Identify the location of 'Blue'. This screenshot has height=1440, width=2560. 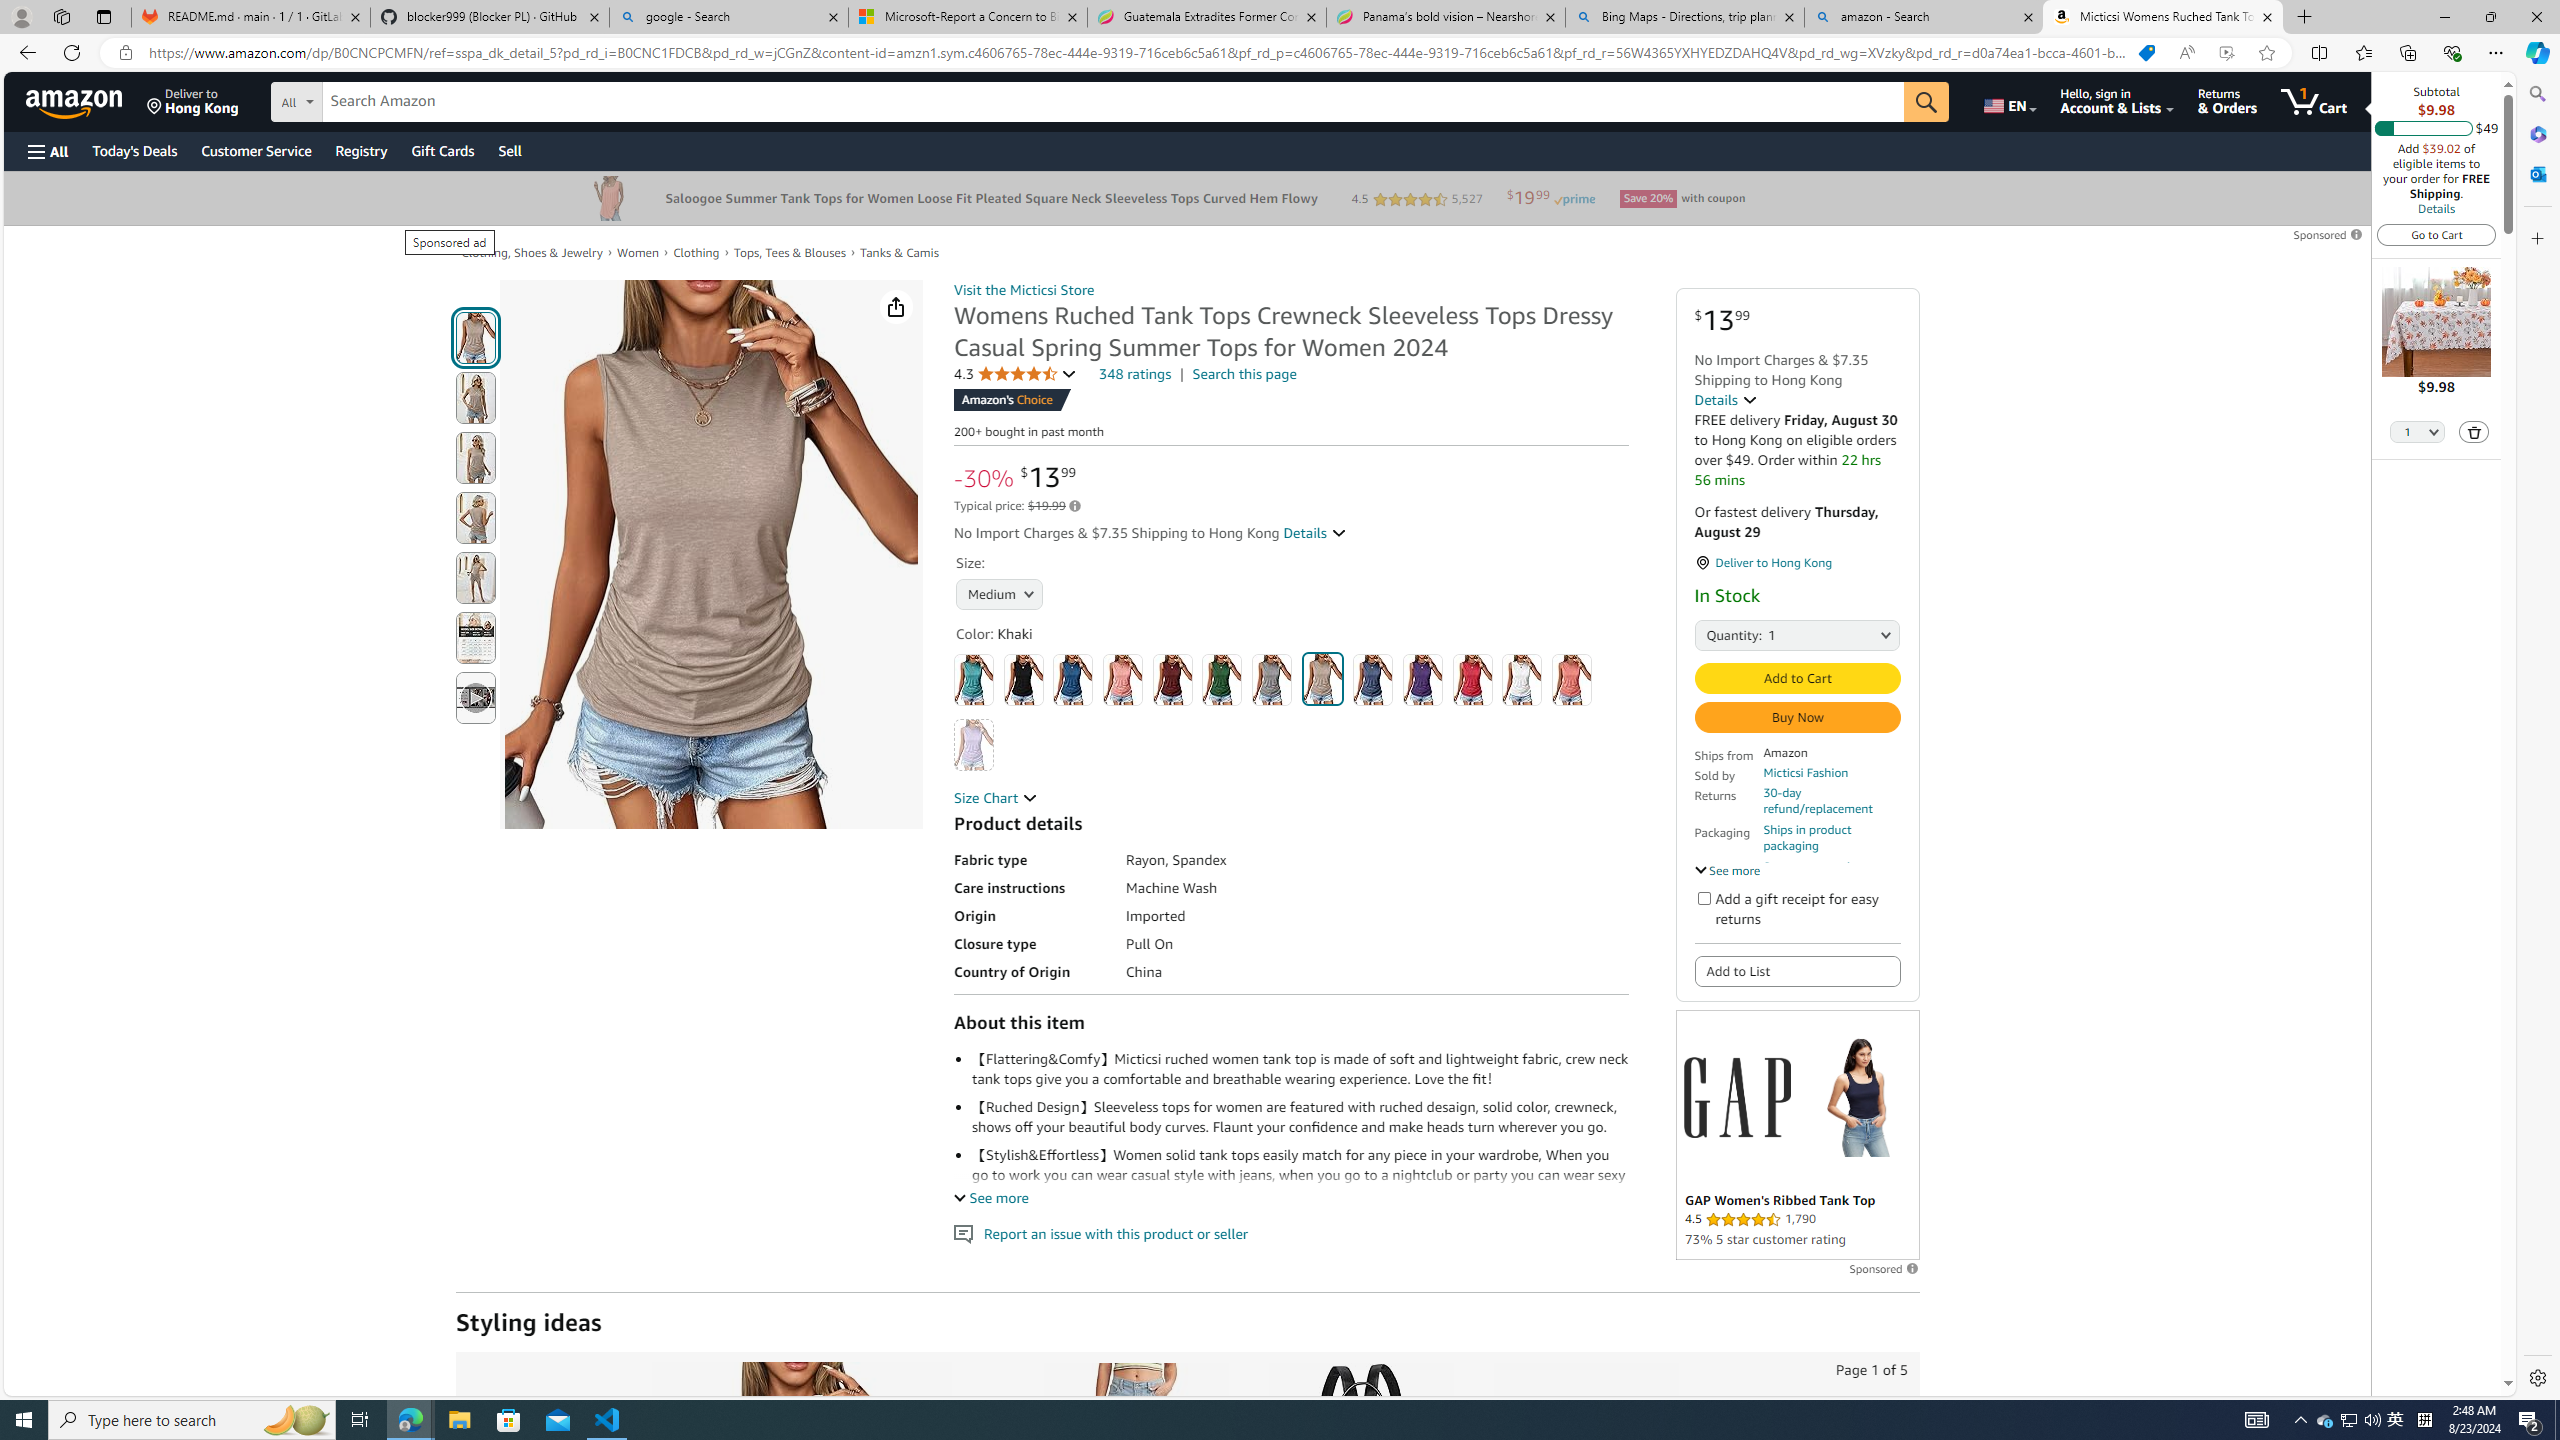
(1072, 679).